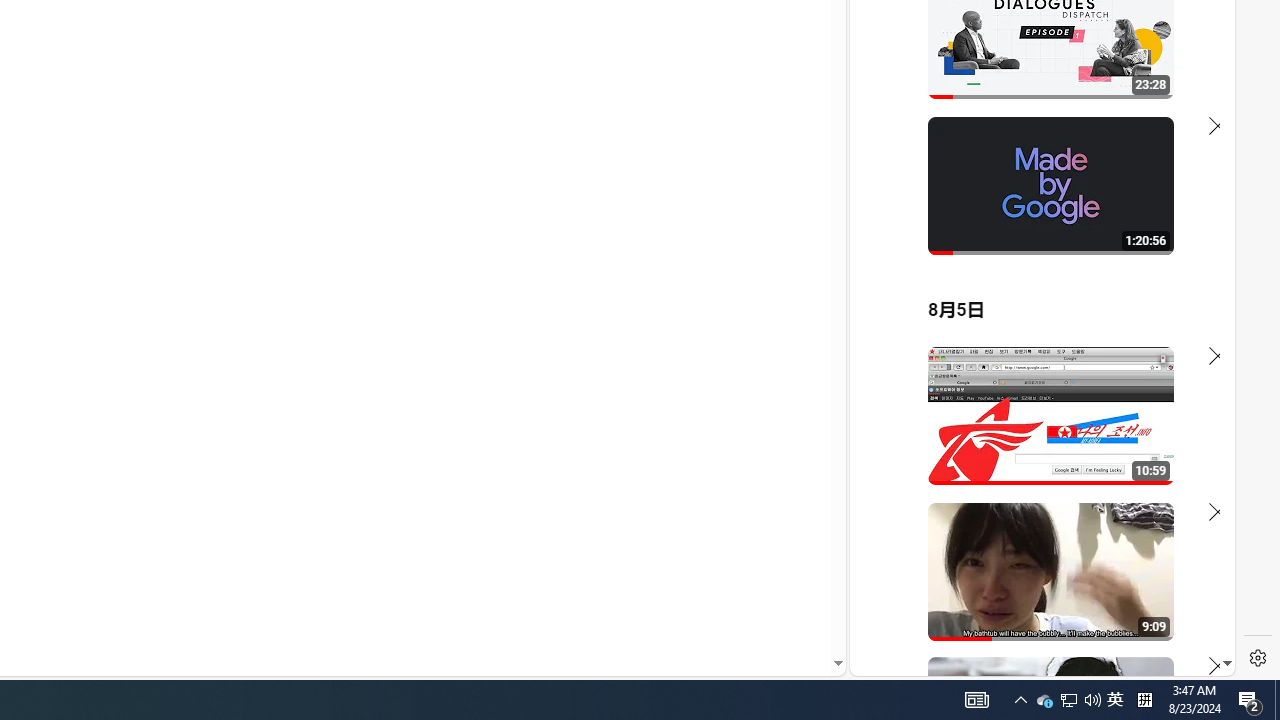 The width and height of the screenshot is (1280, 720). What do you see at coordinates (1276, 698) in the screenshot?
I see `'Show desktop'` at bounding box center [1276, 698].